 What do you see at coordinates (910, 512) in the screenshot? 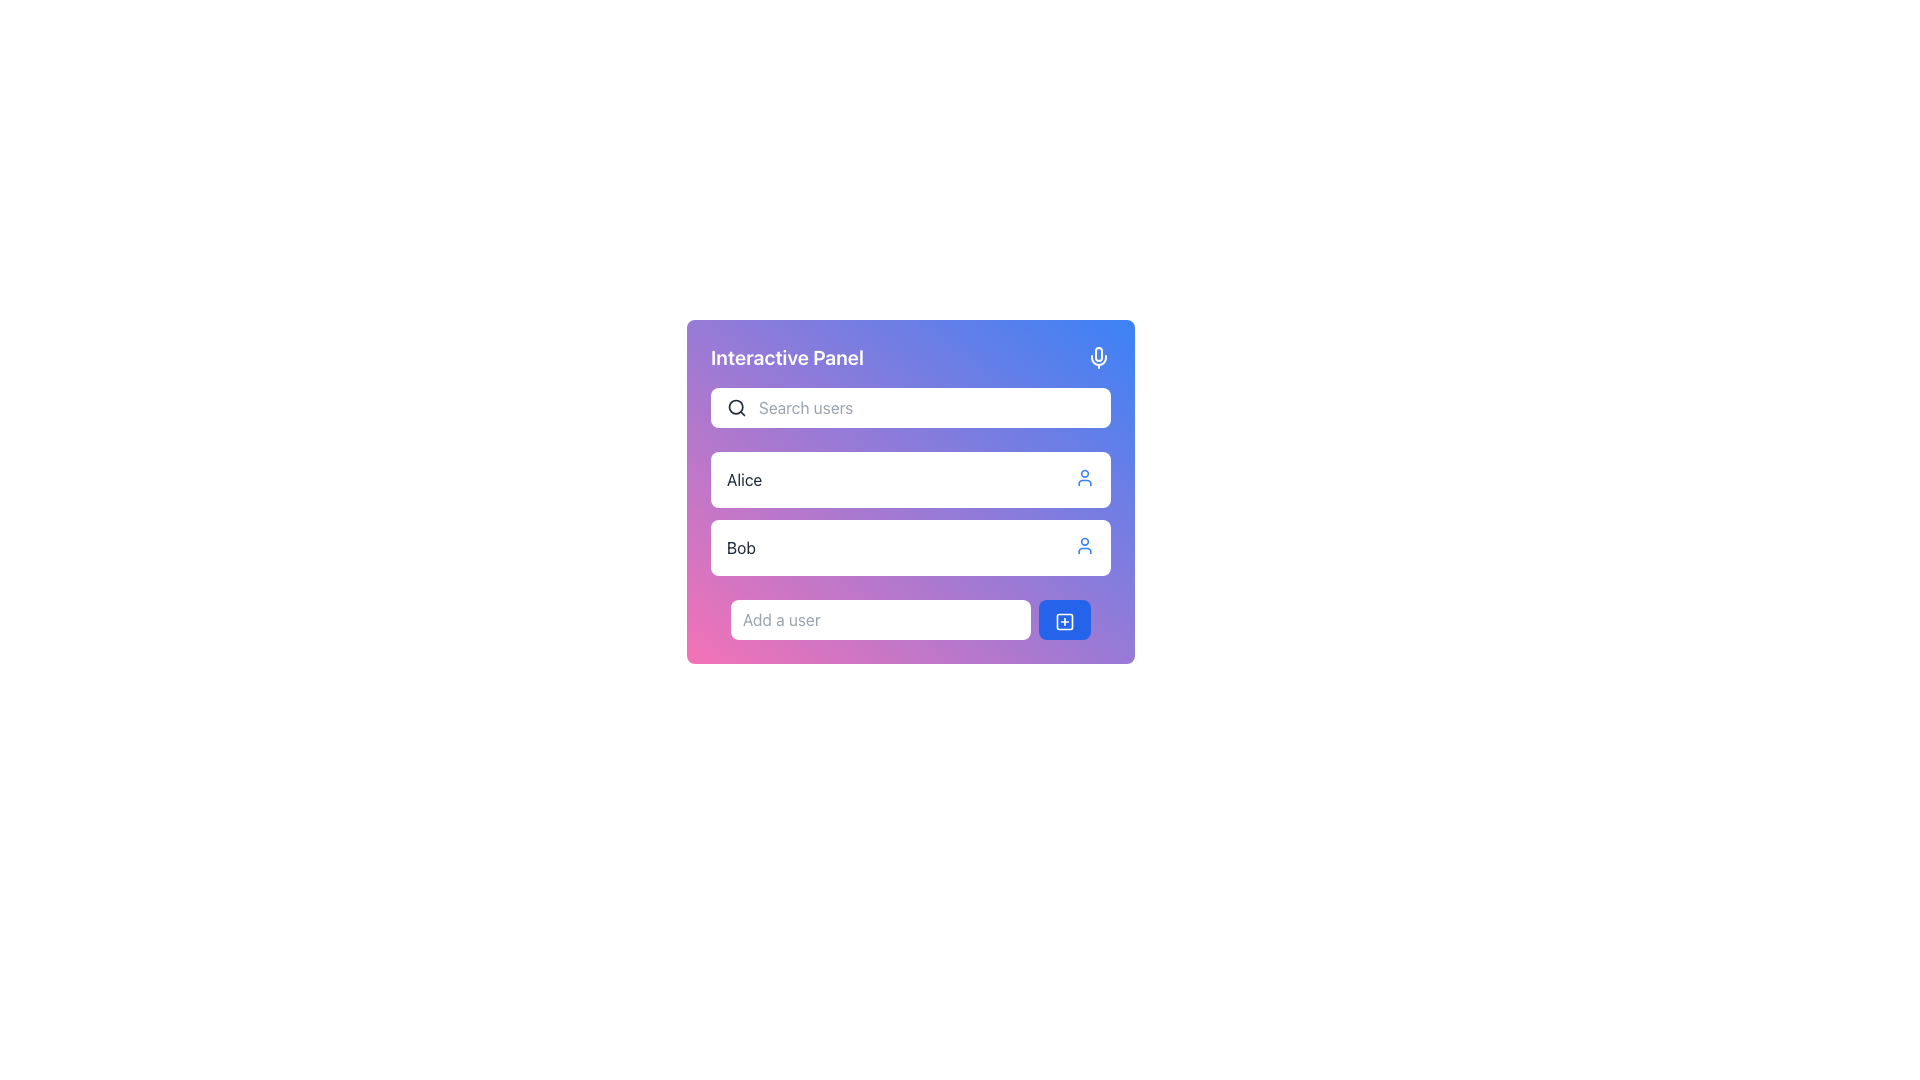
I see `the List of structured containers containing the usernames 'Alice' and 'Bob'` at bounding box center [910, 512].